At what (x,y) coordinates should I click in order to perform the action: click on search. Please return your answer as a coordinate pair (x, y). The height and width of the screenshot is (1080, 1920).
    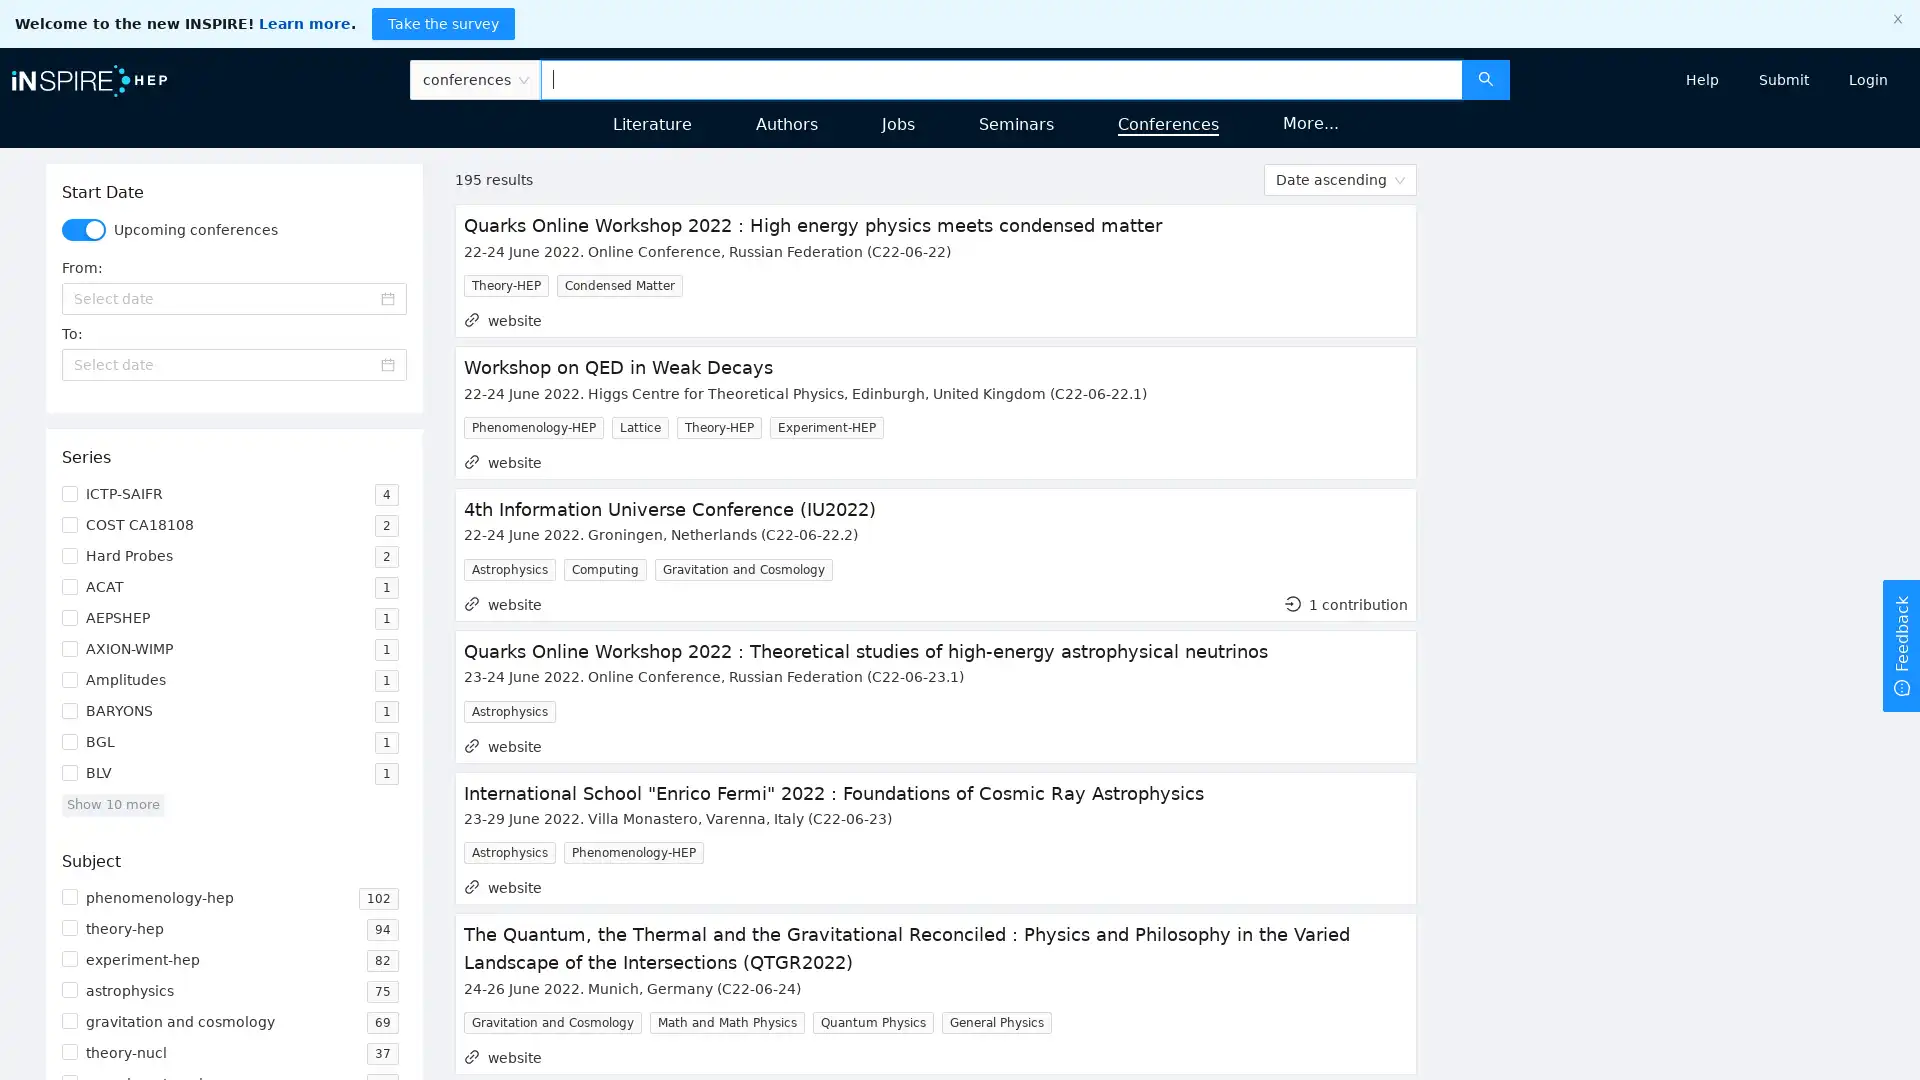
    Looking at the image, I should click on (1484, 77).